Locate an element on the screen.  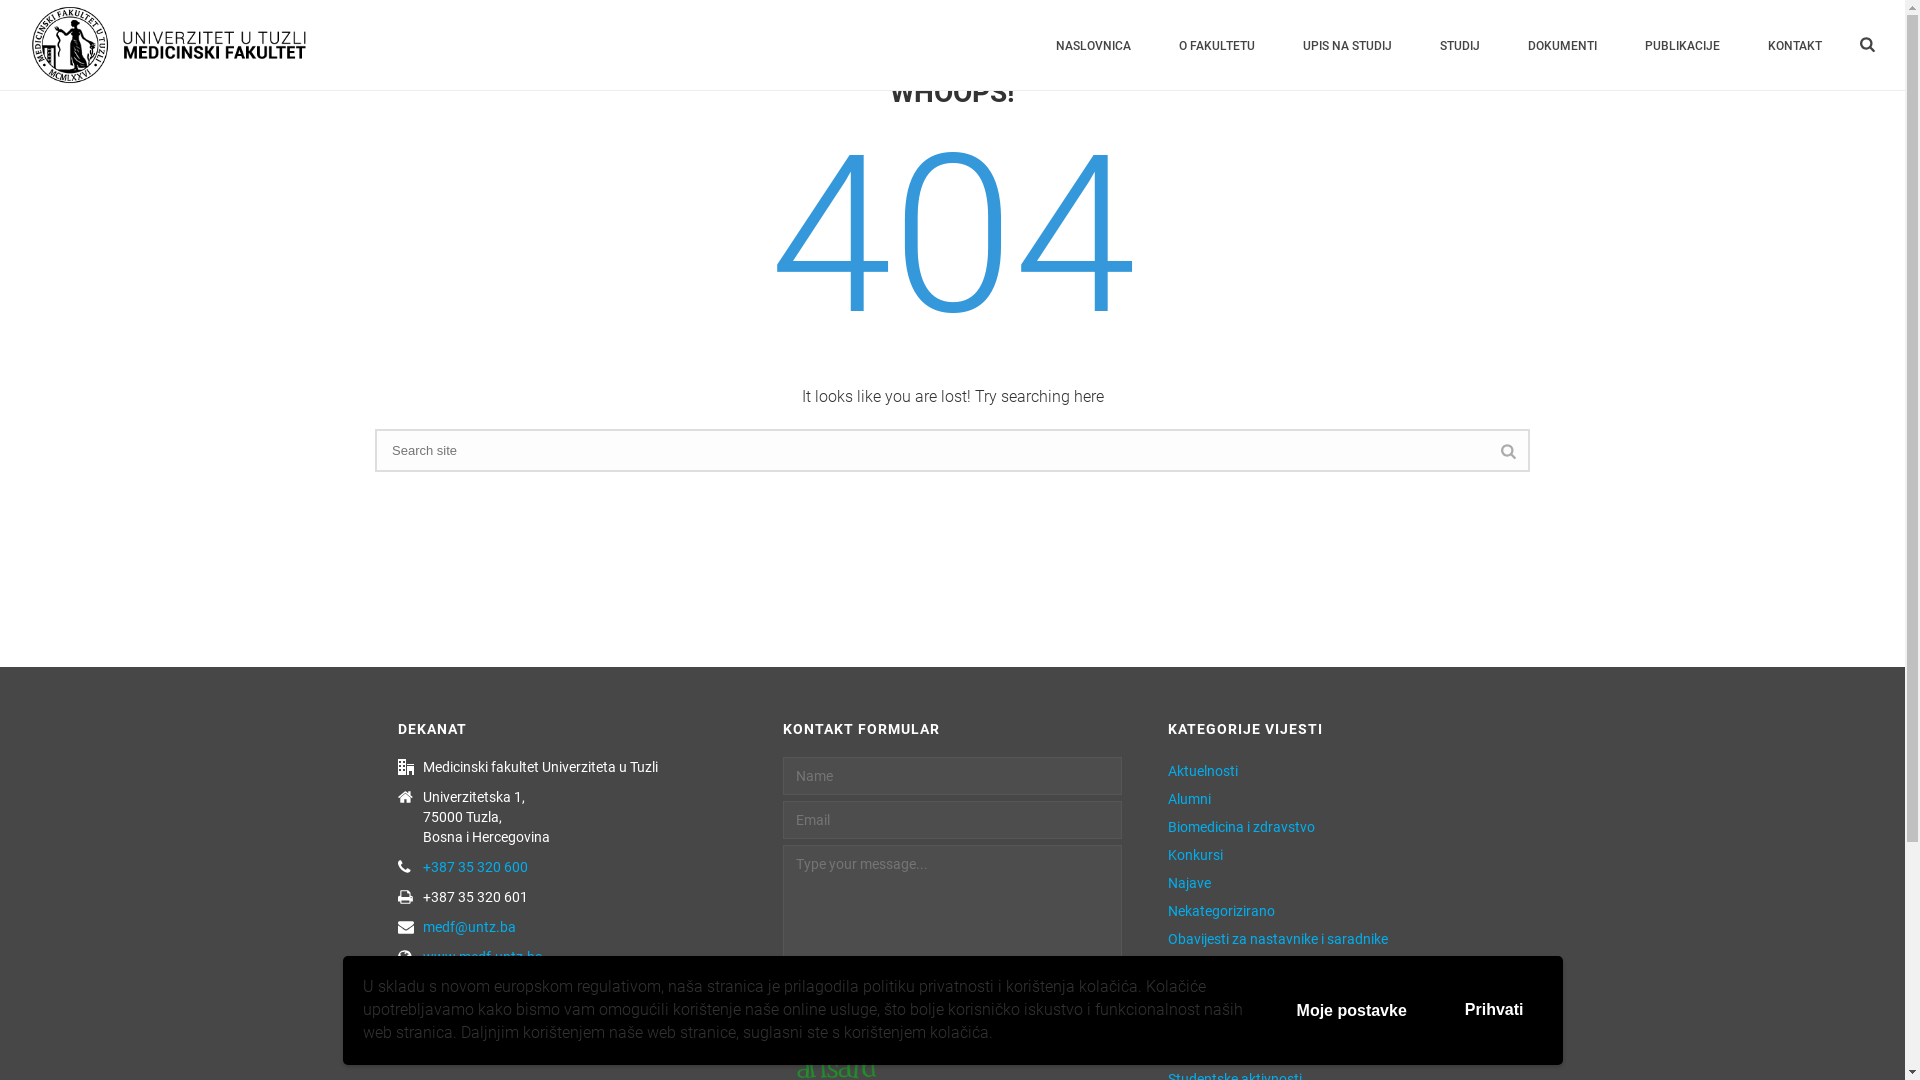
'KONTAKT' is located at coordinates (1795, 45).